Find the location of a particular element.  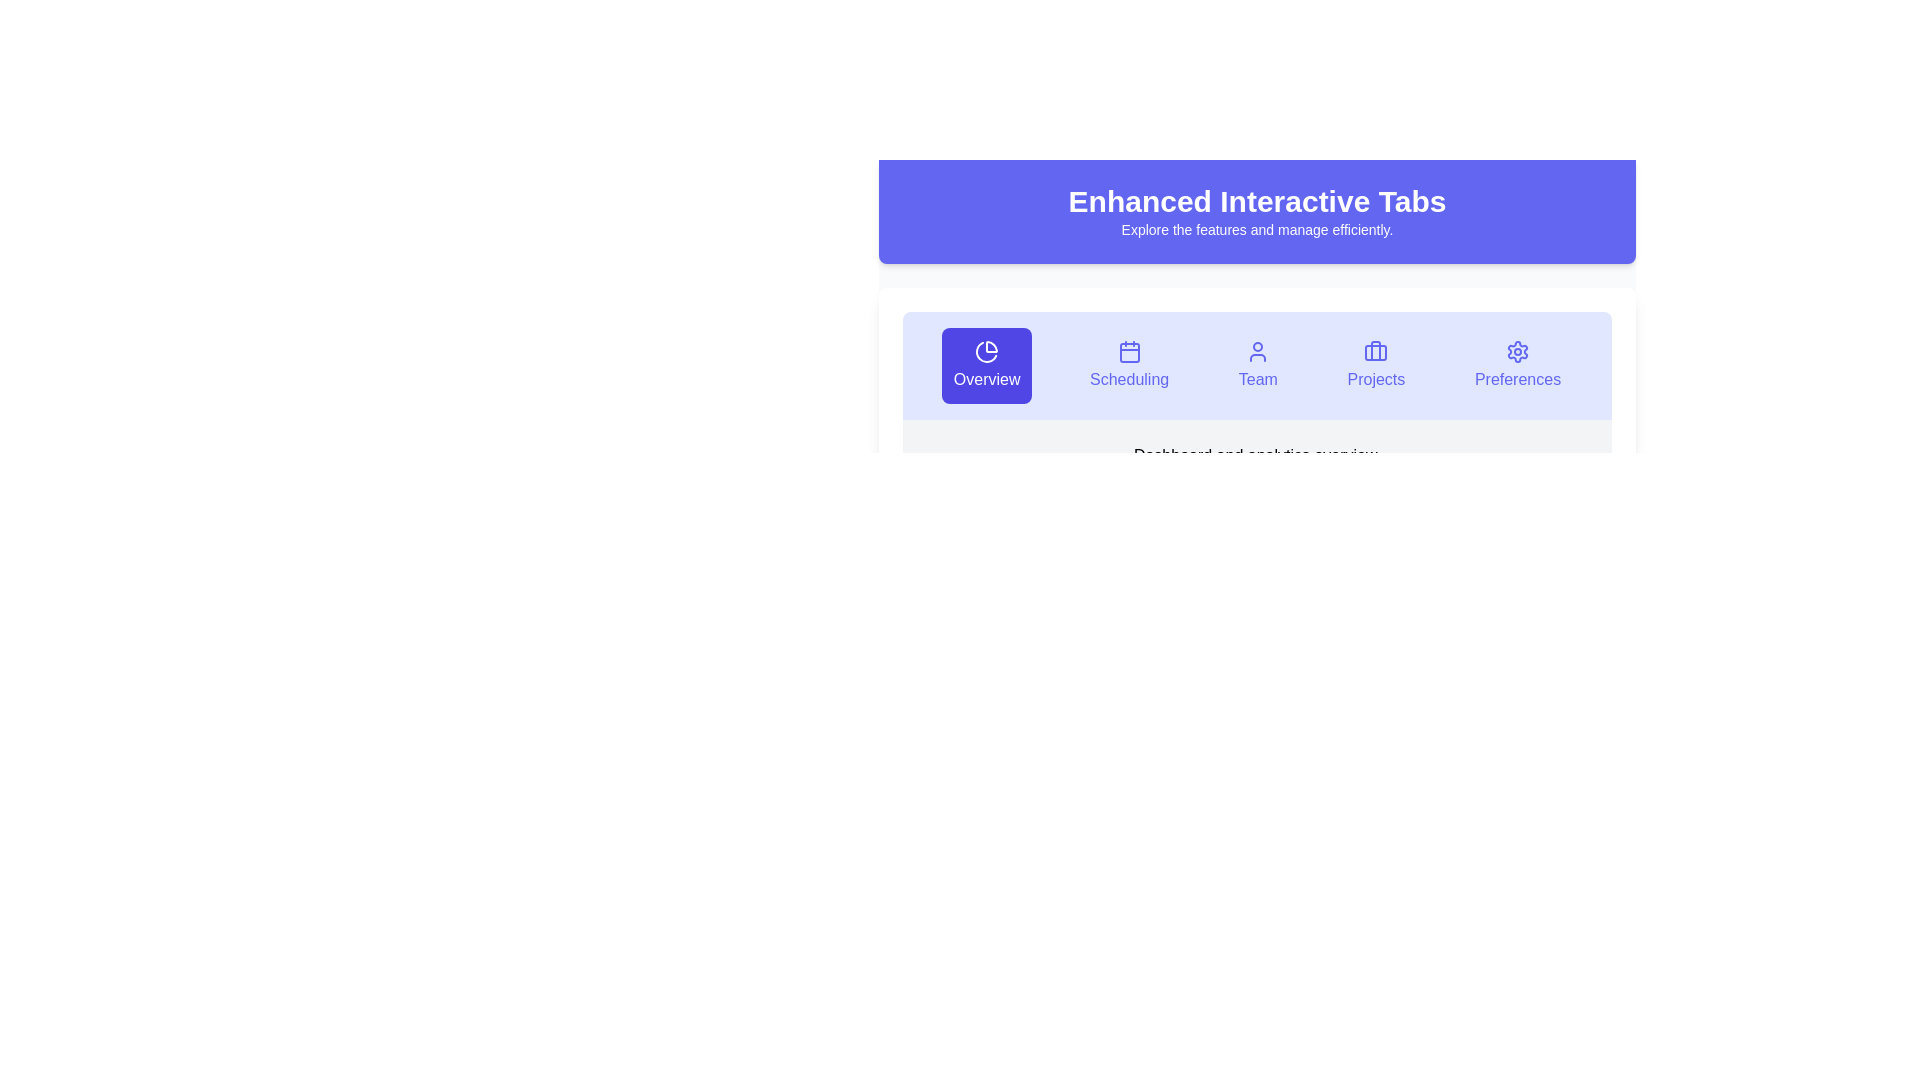

the Informational text section located below the interactive tabs labeled 'Overview,' 'Scheduling,' 'Team,' etc., which provide a summary or description relevant to the interface is located at coordinates (1256, 455).